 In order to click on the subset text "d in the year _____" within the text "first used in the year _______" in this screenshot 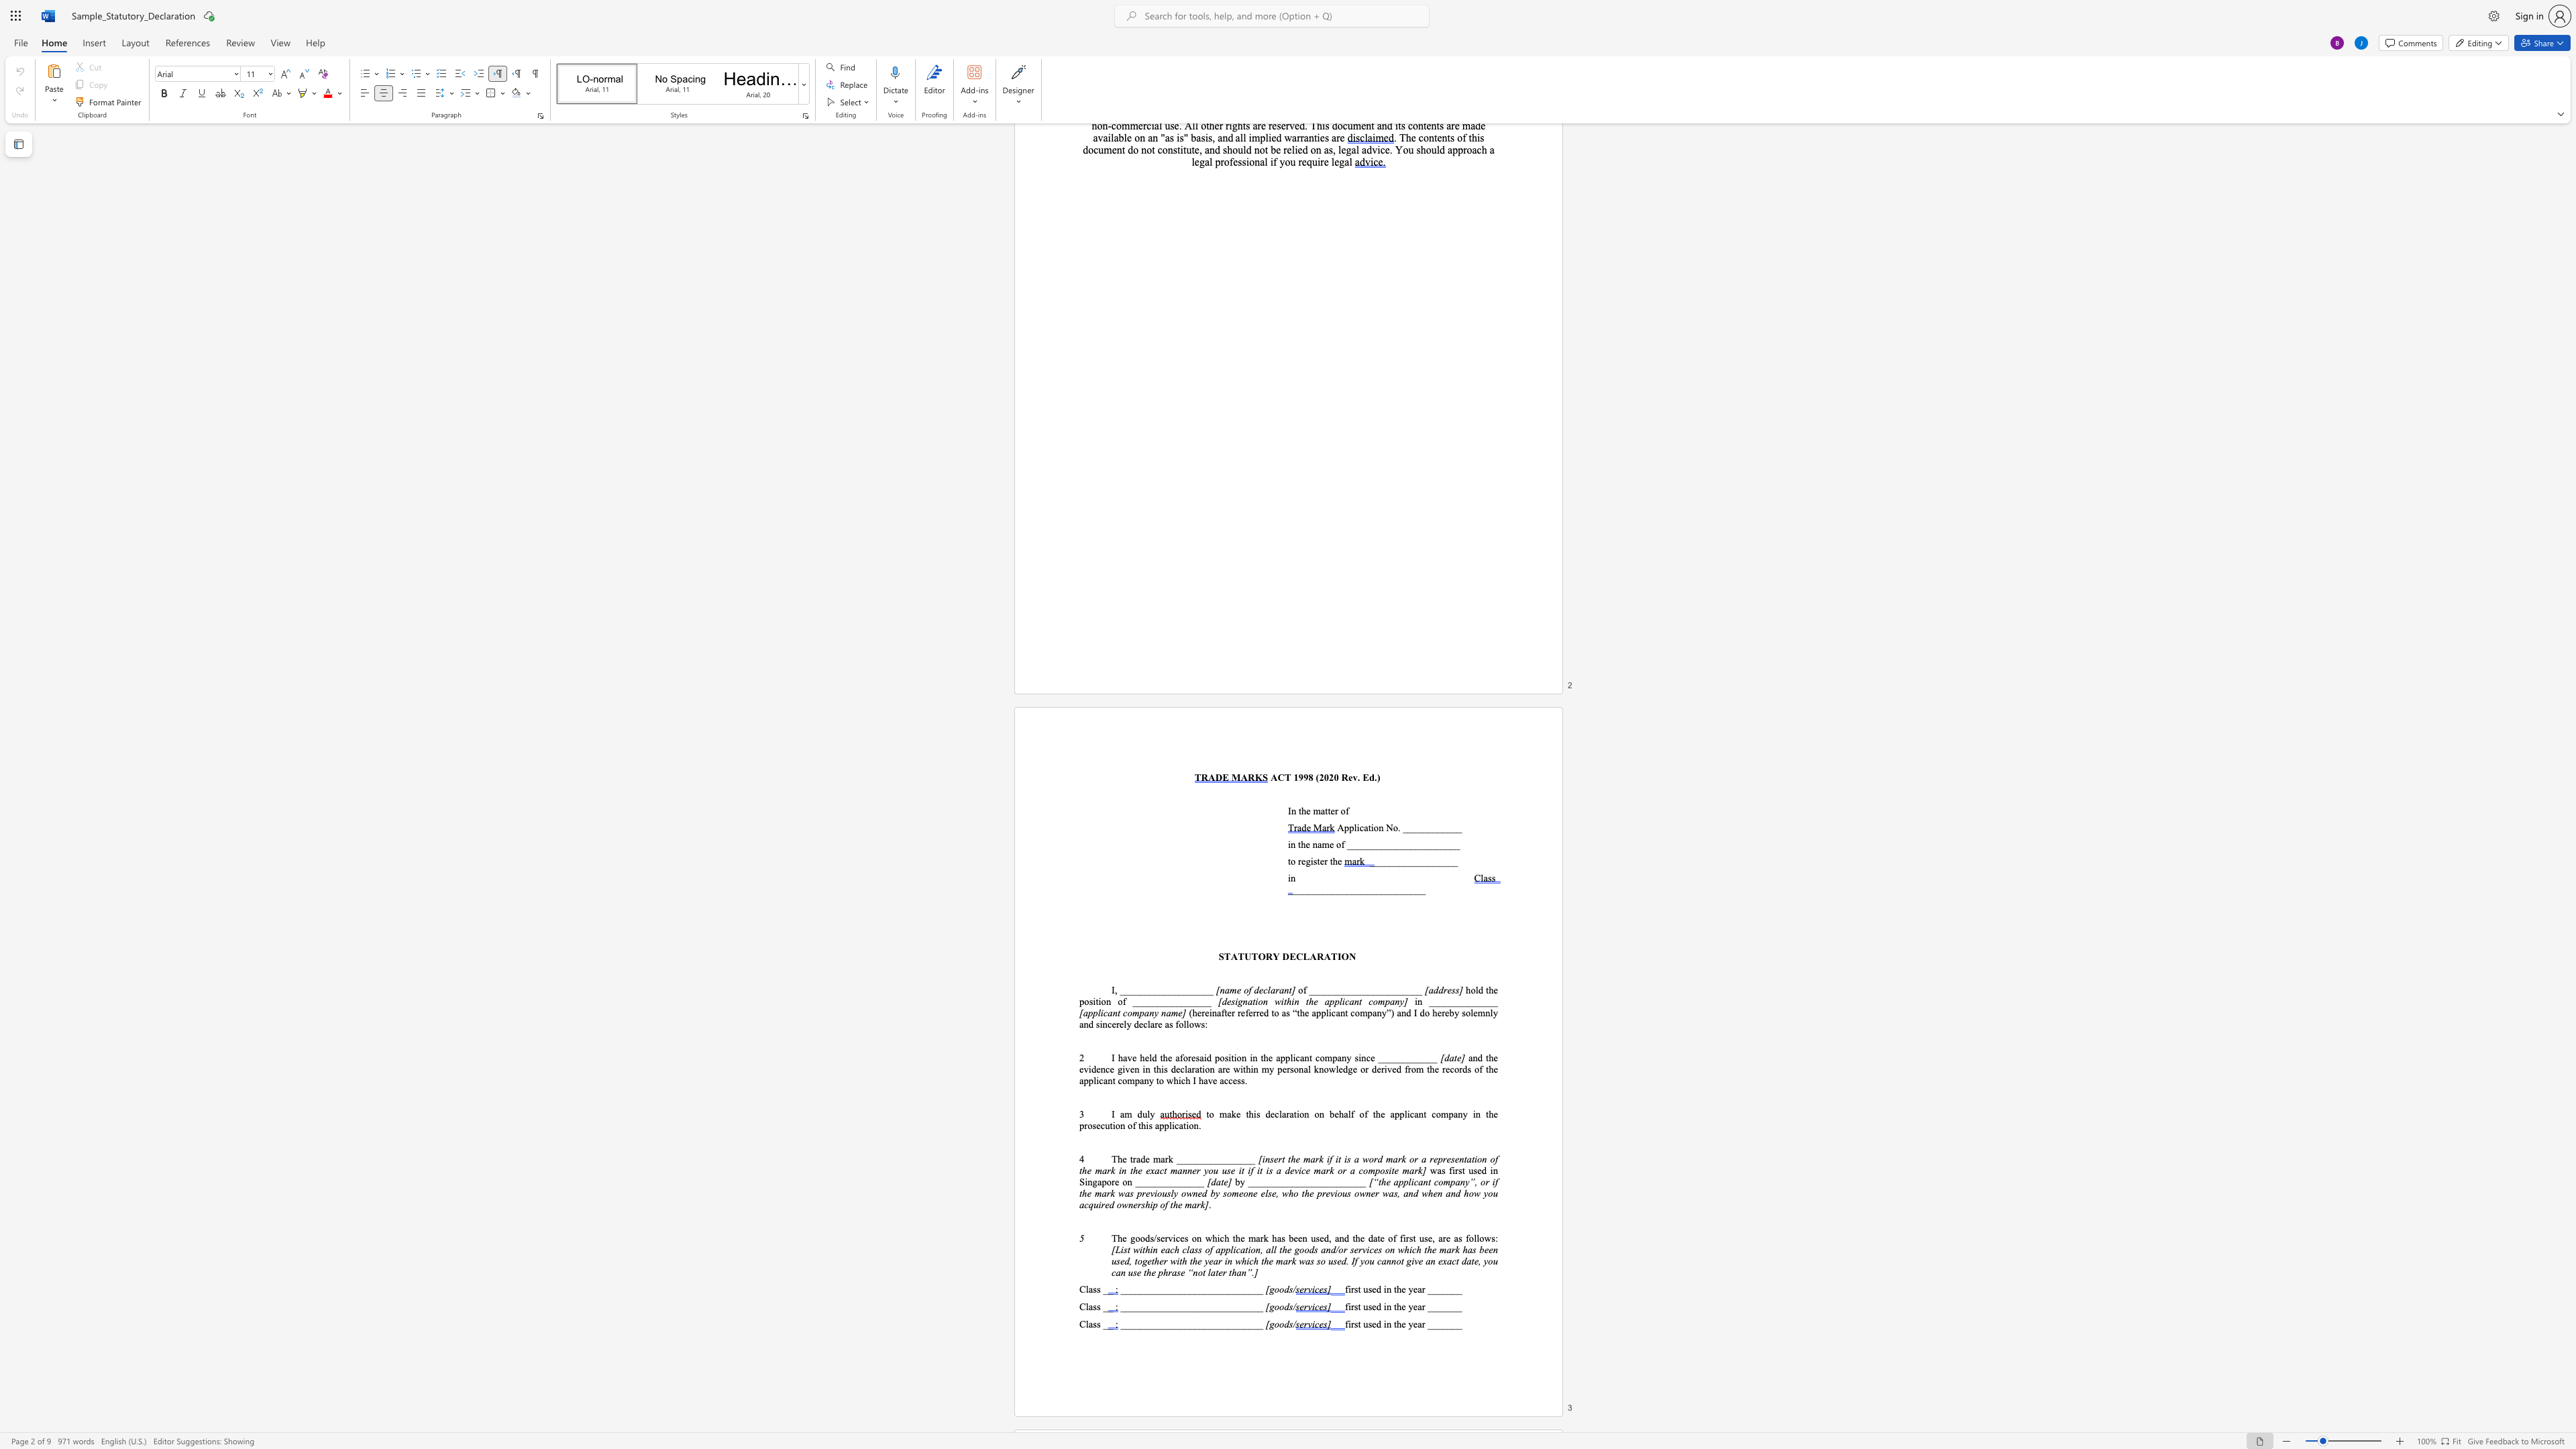, I will do `click(1375, 1306)`.